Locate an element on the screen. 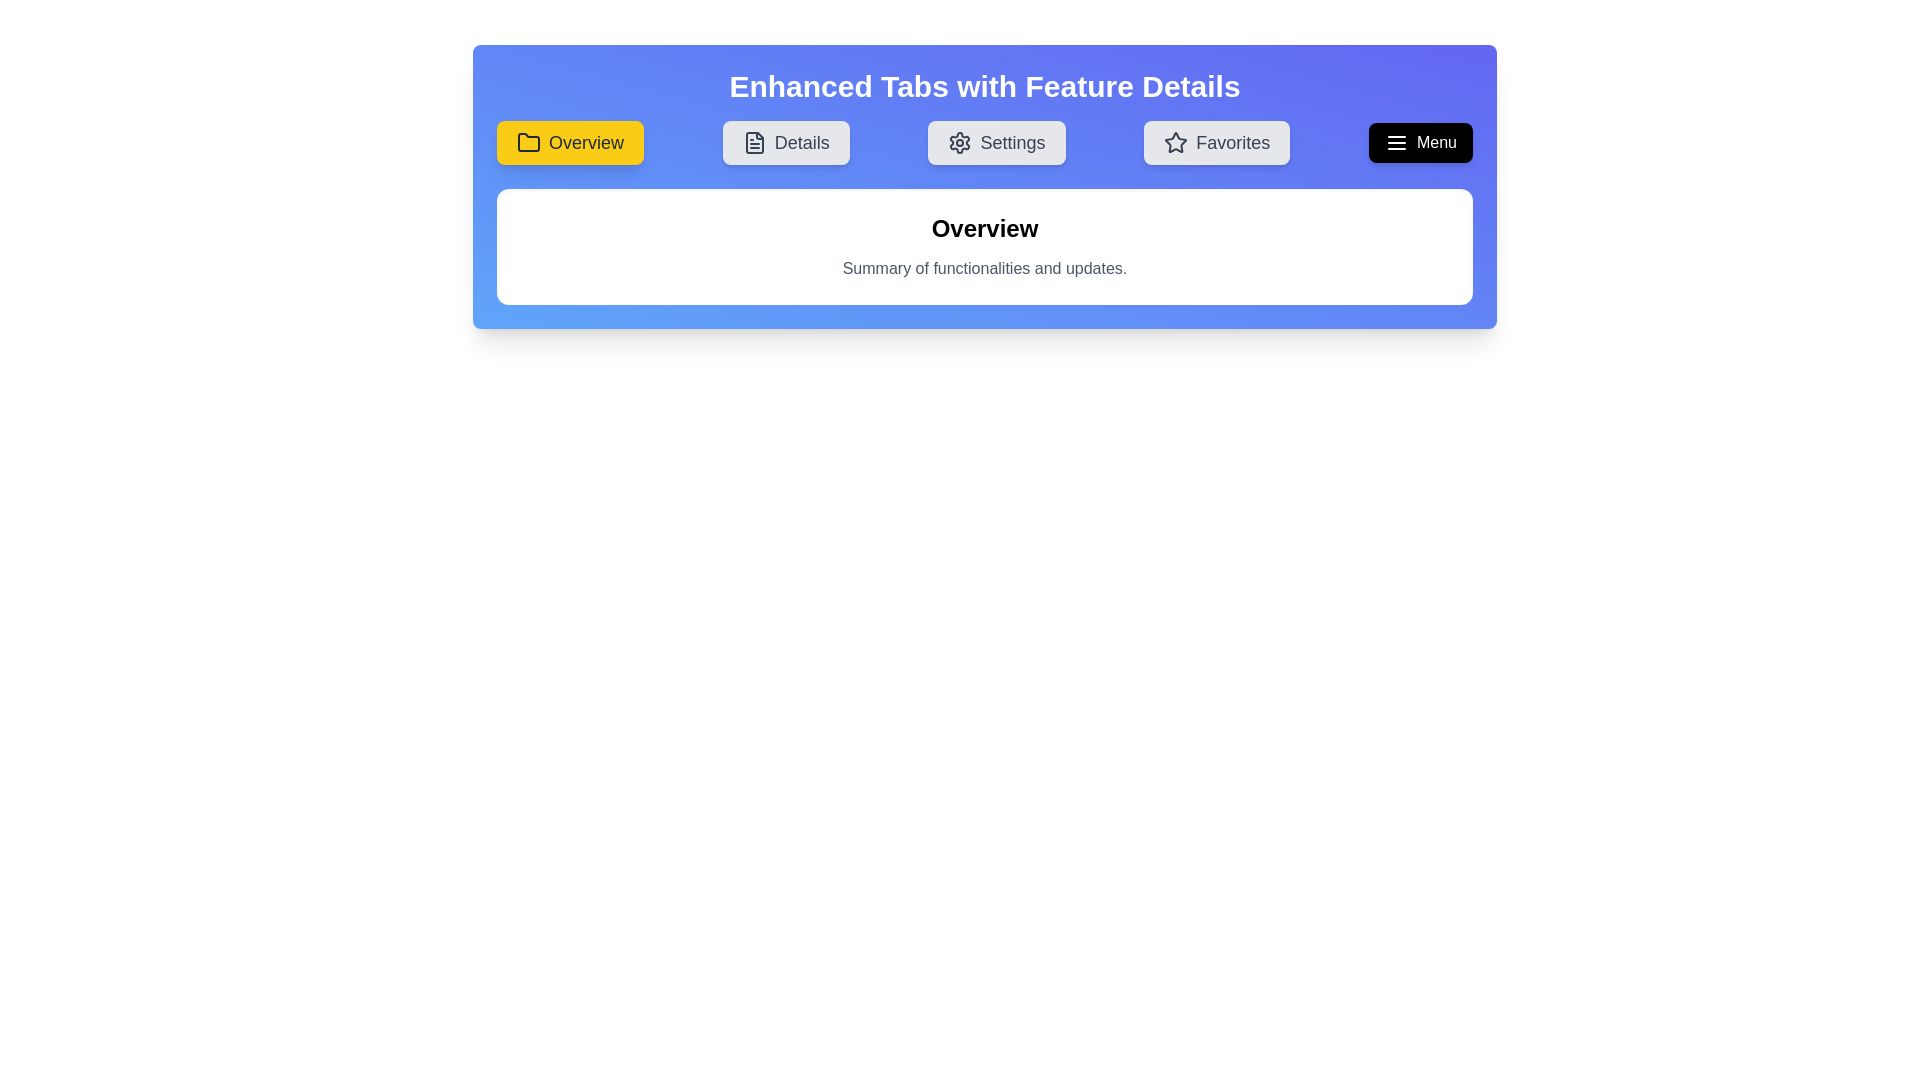 Image resolution: width=1920 pixels, height=1080 pixels. the text label located beneath the 'Overview' title text, which provides a summary related to the section is located at coordinates (984, 268).